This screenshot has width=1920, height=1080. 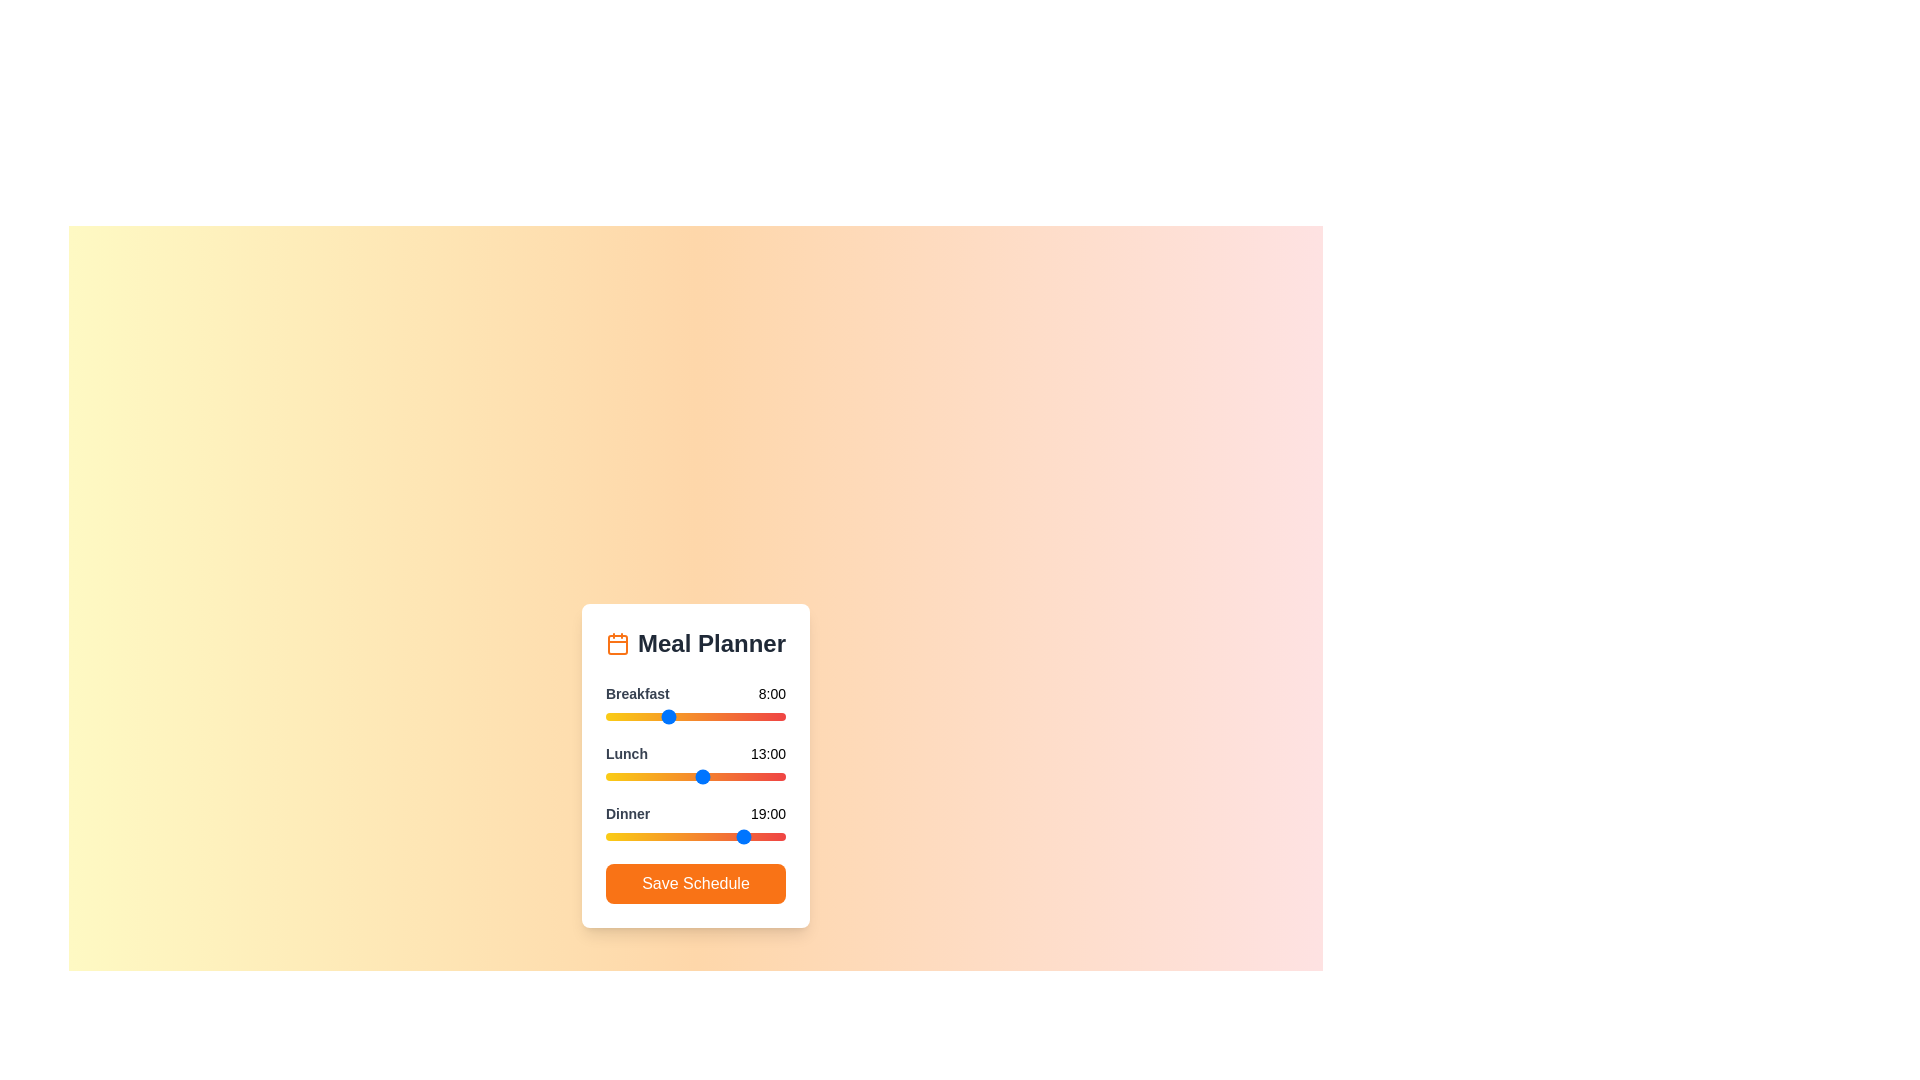 What do you see at coordinates (627, 716) in the screenshot?
I see `the 0 slider to 3` at bounding box center [627, 716].